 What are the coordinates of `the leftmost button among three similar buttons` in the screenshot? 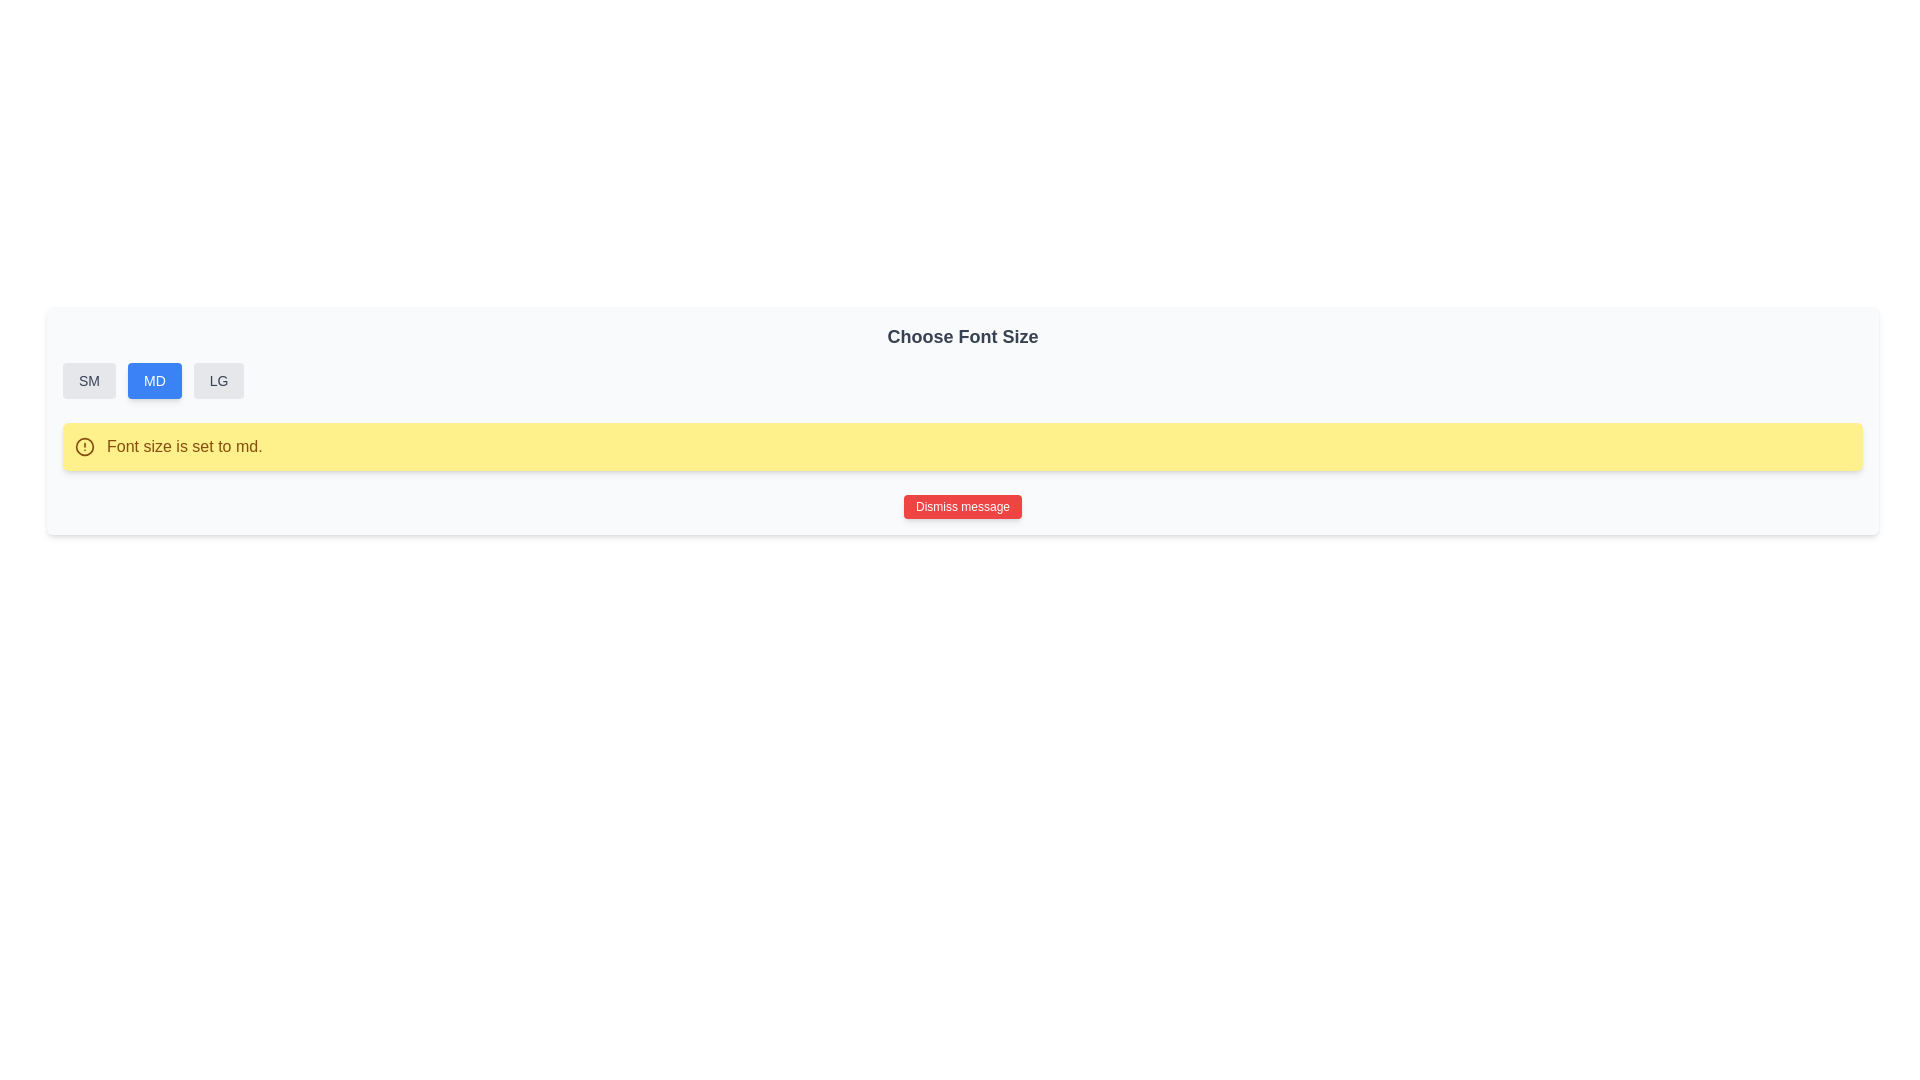 It's located at (88, 381).